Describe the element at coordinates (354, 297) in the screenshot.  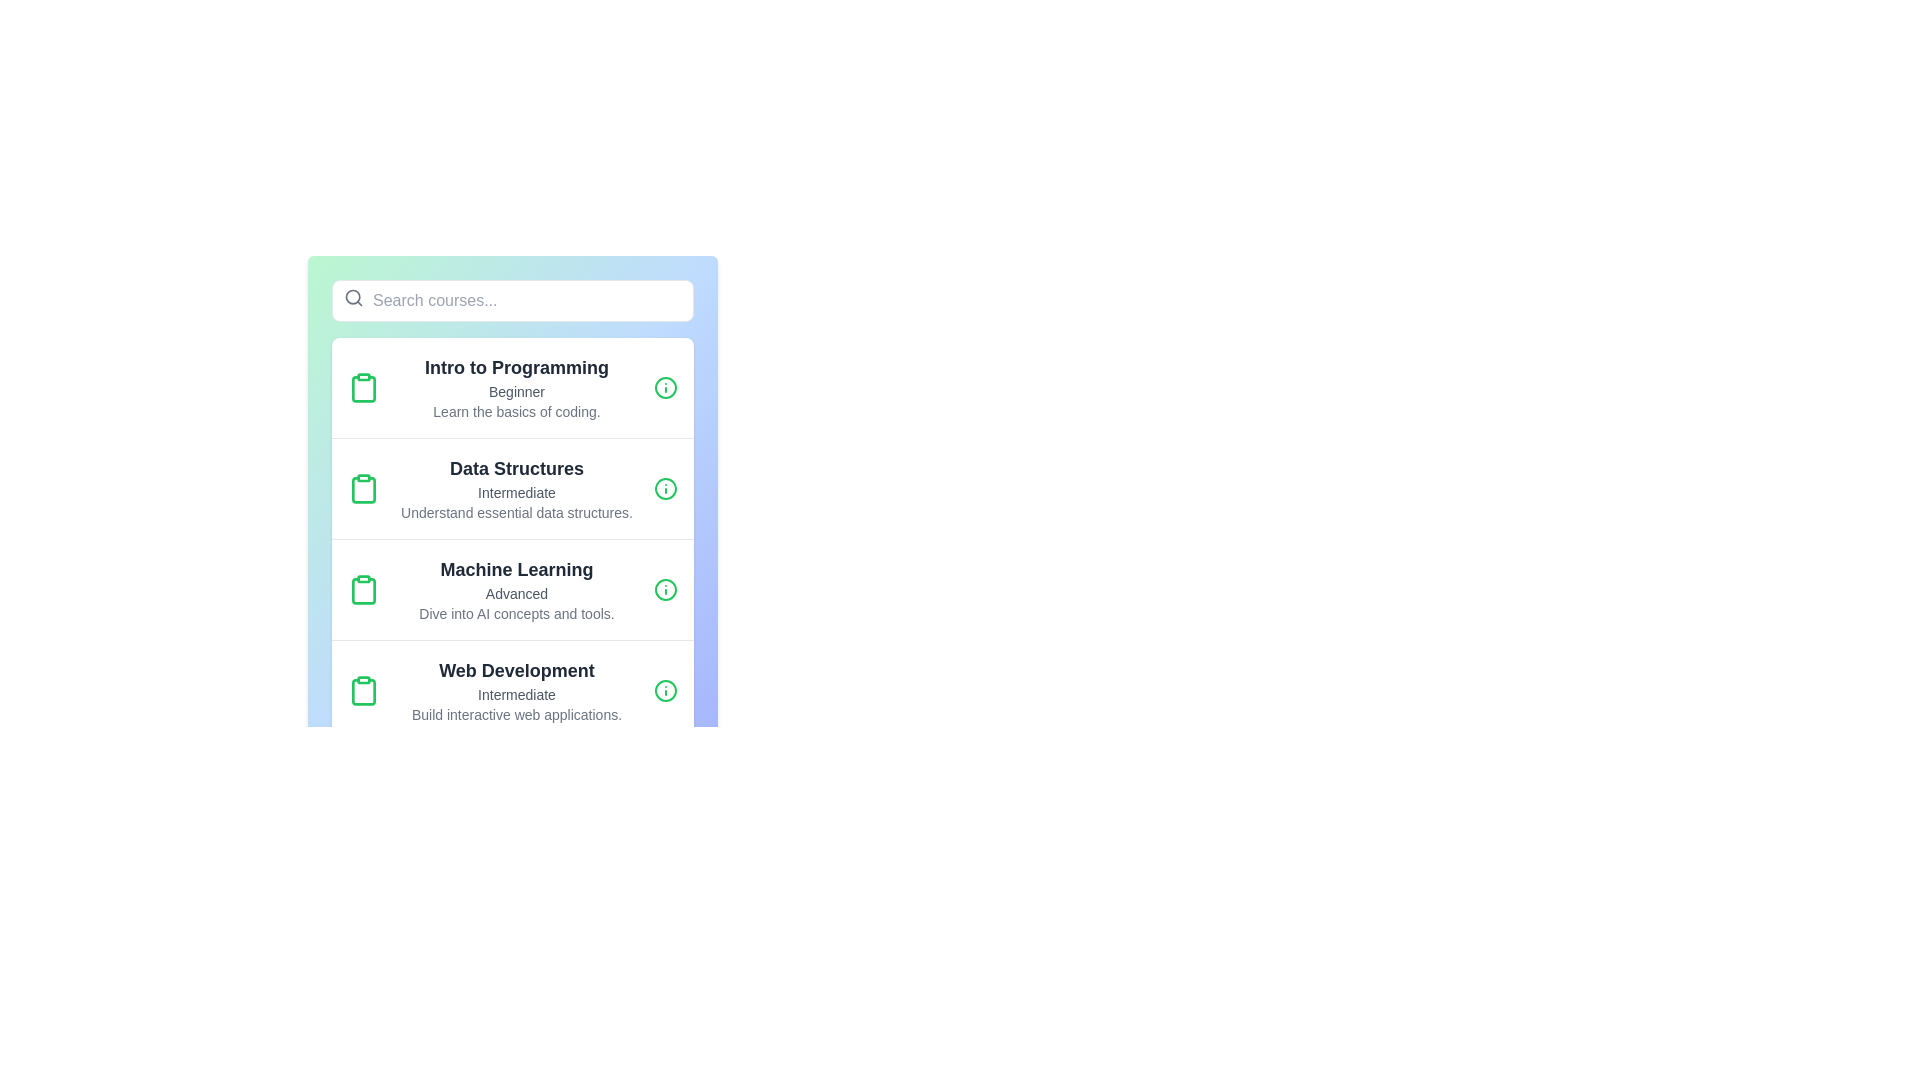
I see `the search icon, which resembles a magnifying glass and is positioned to the left of the input field labeled 'Search courses...'` at that location.